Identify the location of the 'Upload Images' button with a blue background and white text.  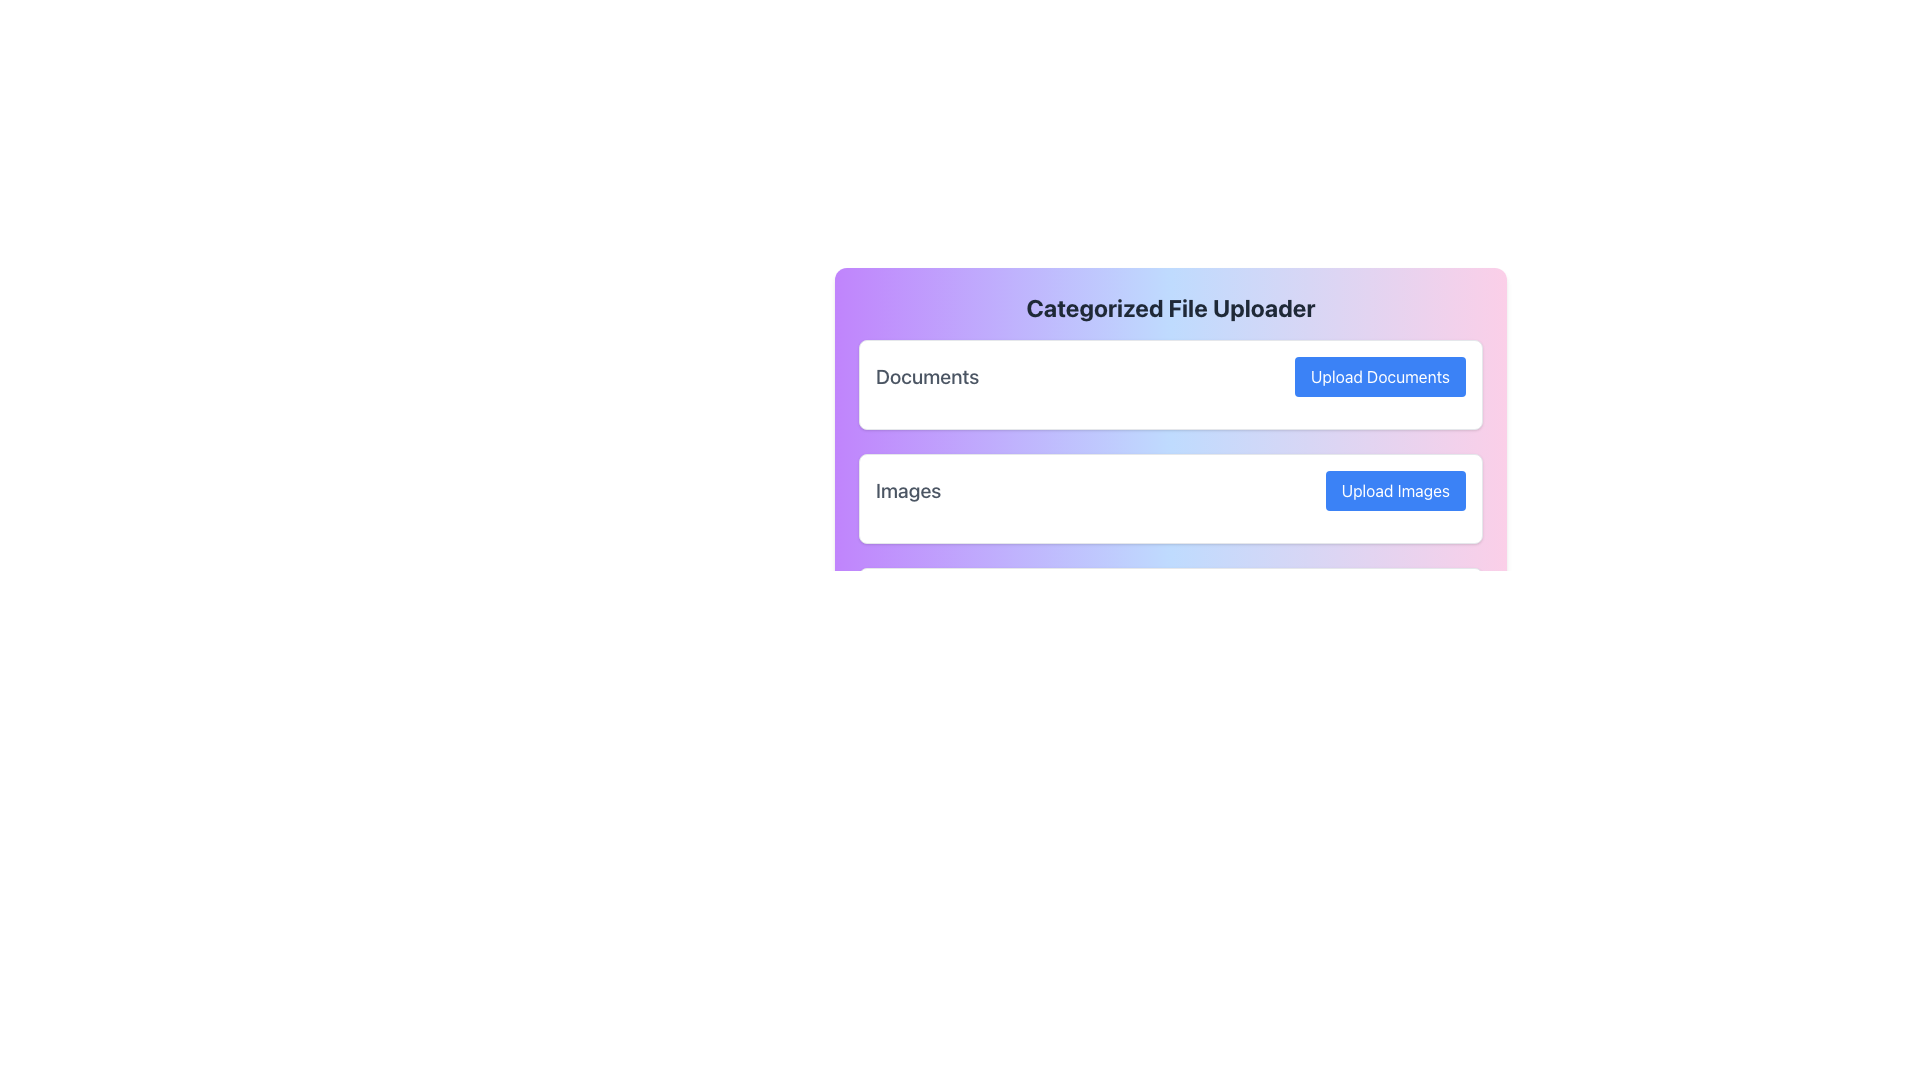
(1394, 490).